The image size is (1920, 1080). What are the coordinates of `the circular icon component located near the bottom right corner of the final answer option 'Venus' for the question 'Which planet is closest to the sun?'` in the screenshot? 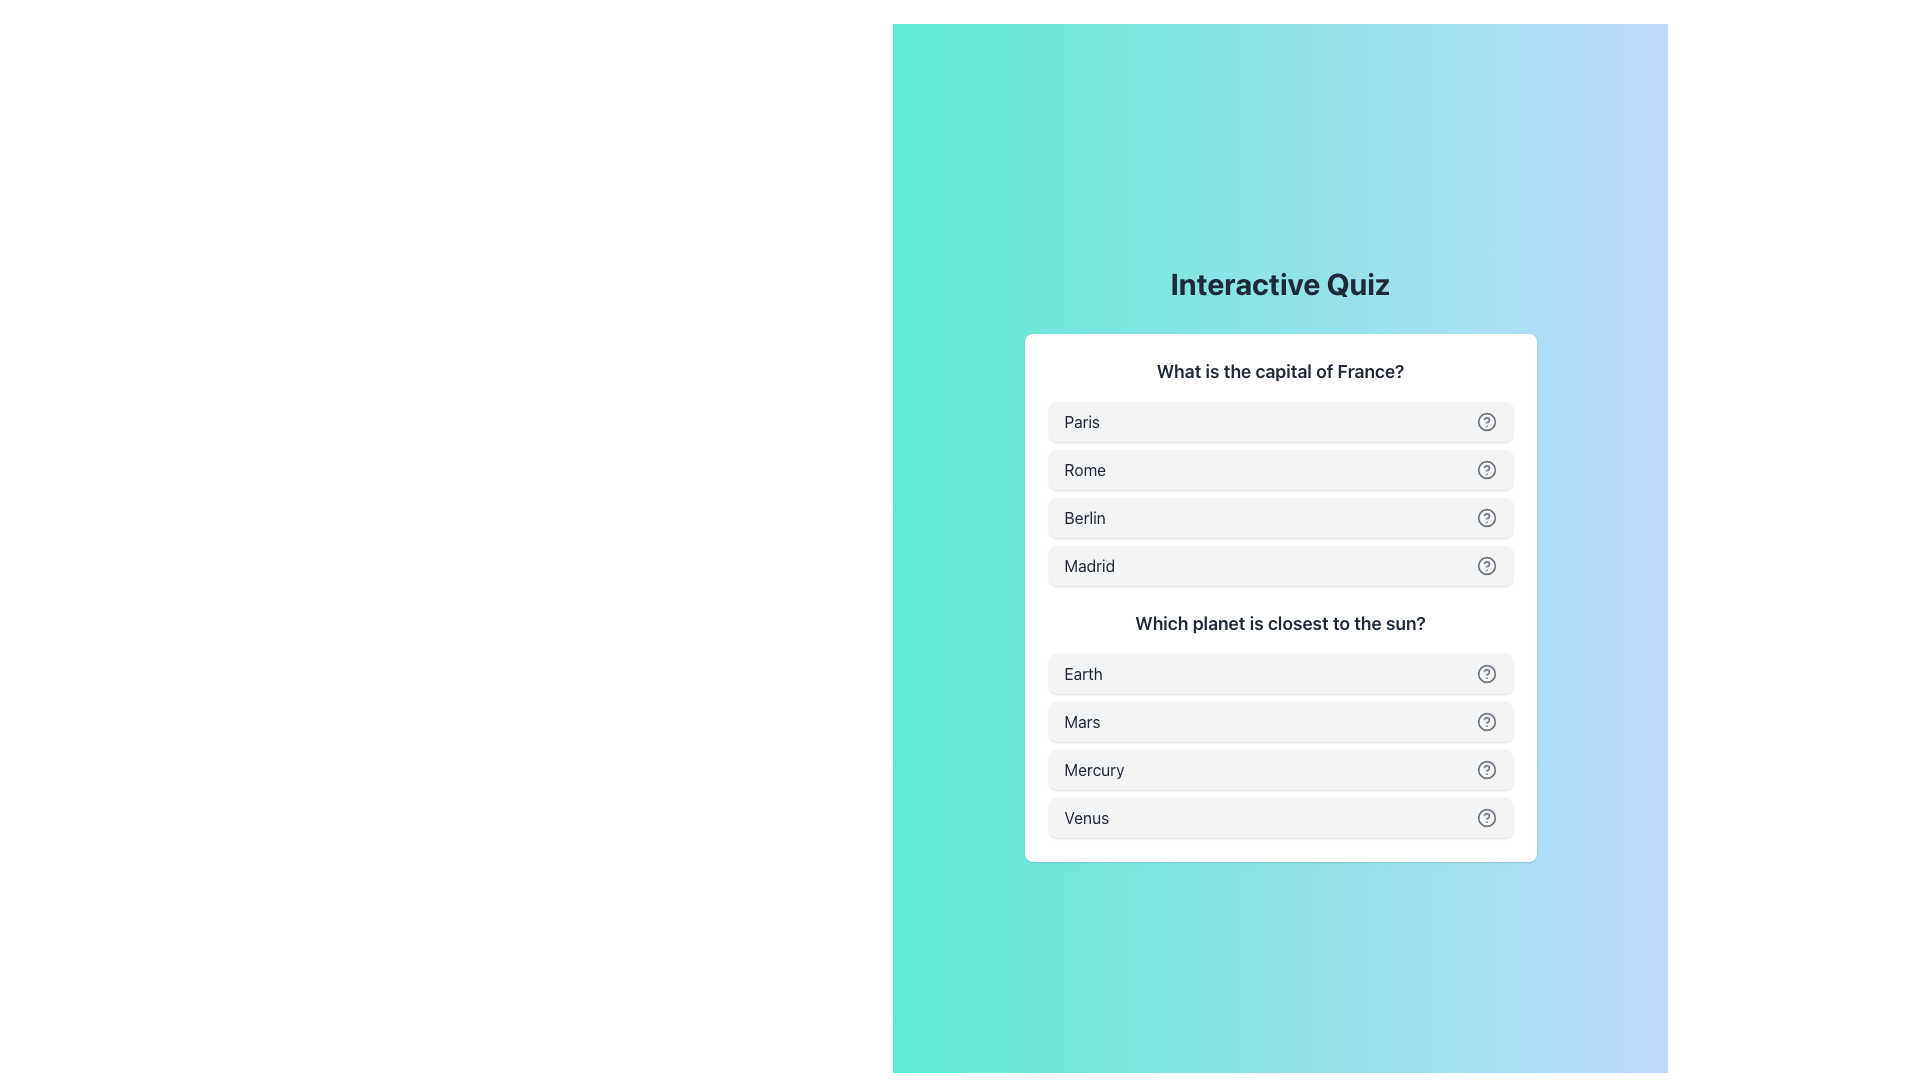 It's located at (1486, 817).